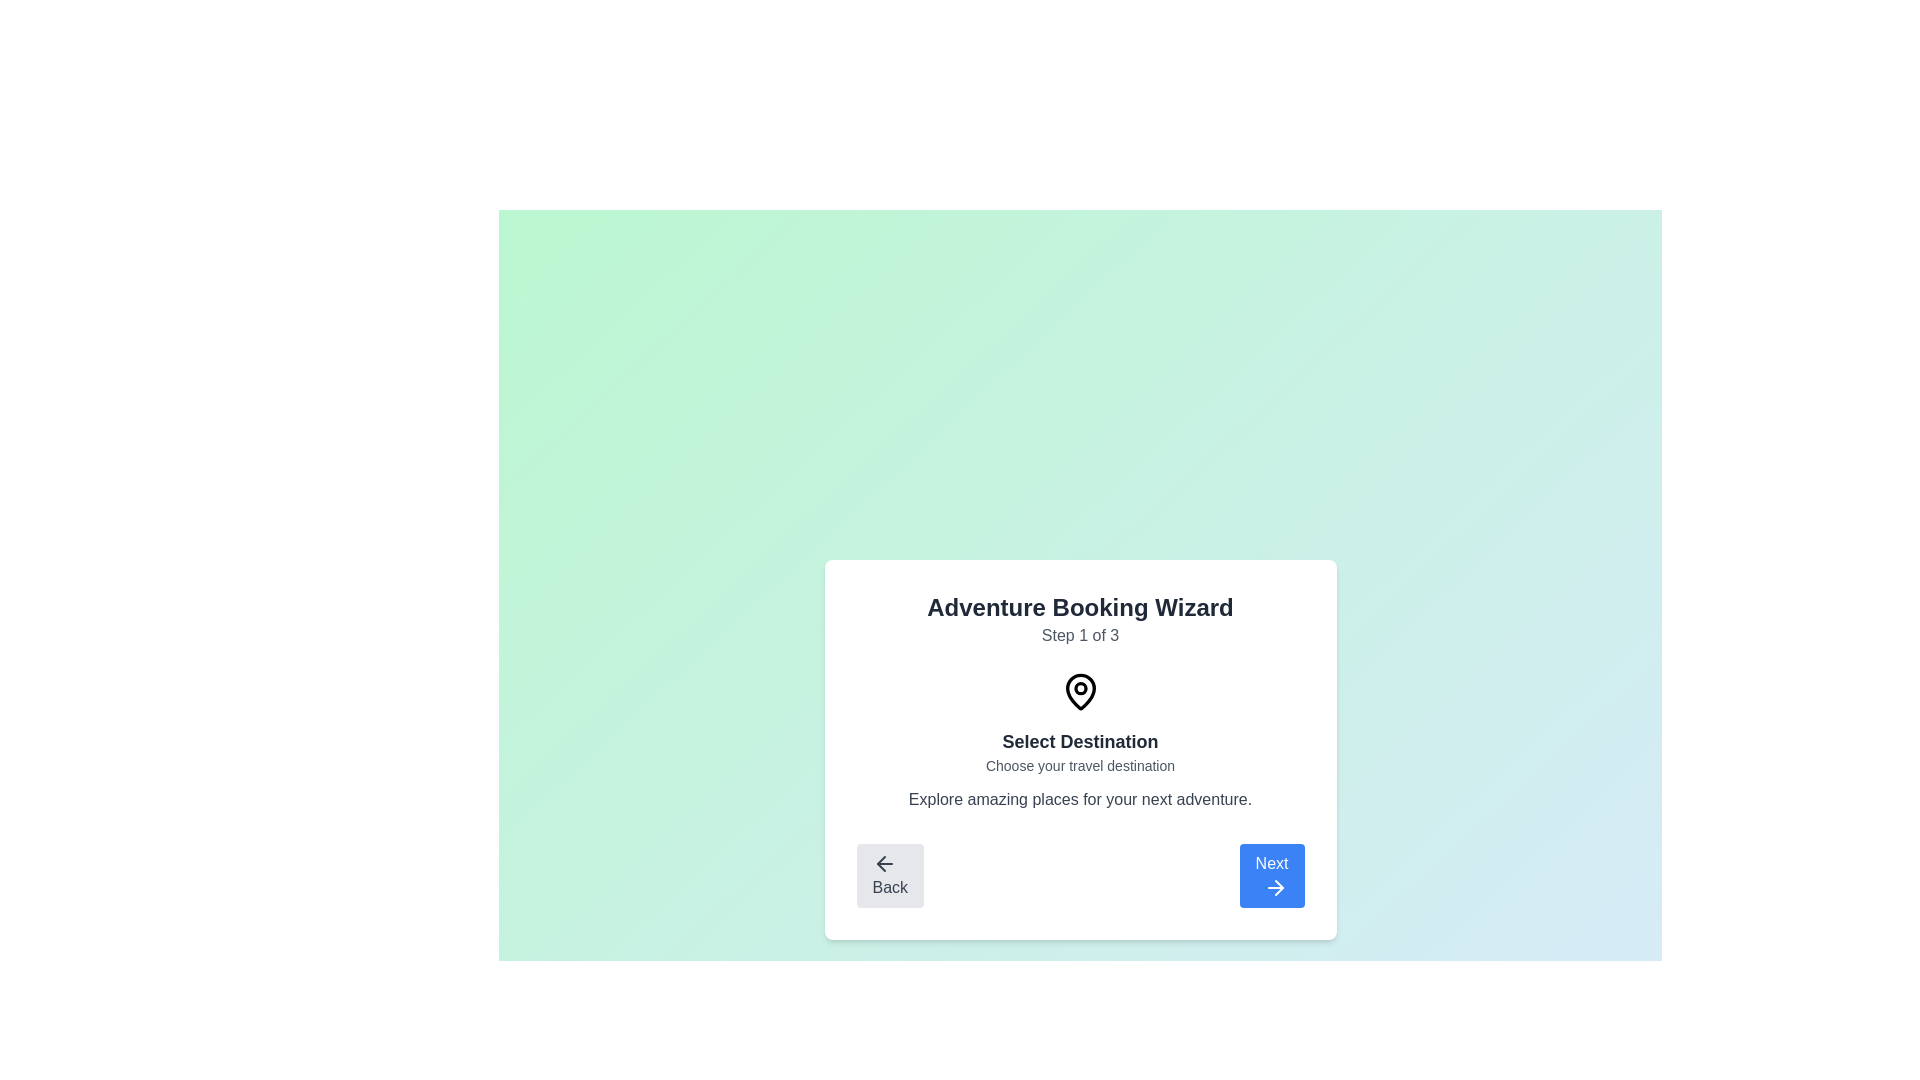 The image size is (1920, 1080). I want to click on the right arrow SVG icon integrated within the 'Next' button located at the bottom-right corner of the user interface card, indicating forward navigation, so click(1274, 886).